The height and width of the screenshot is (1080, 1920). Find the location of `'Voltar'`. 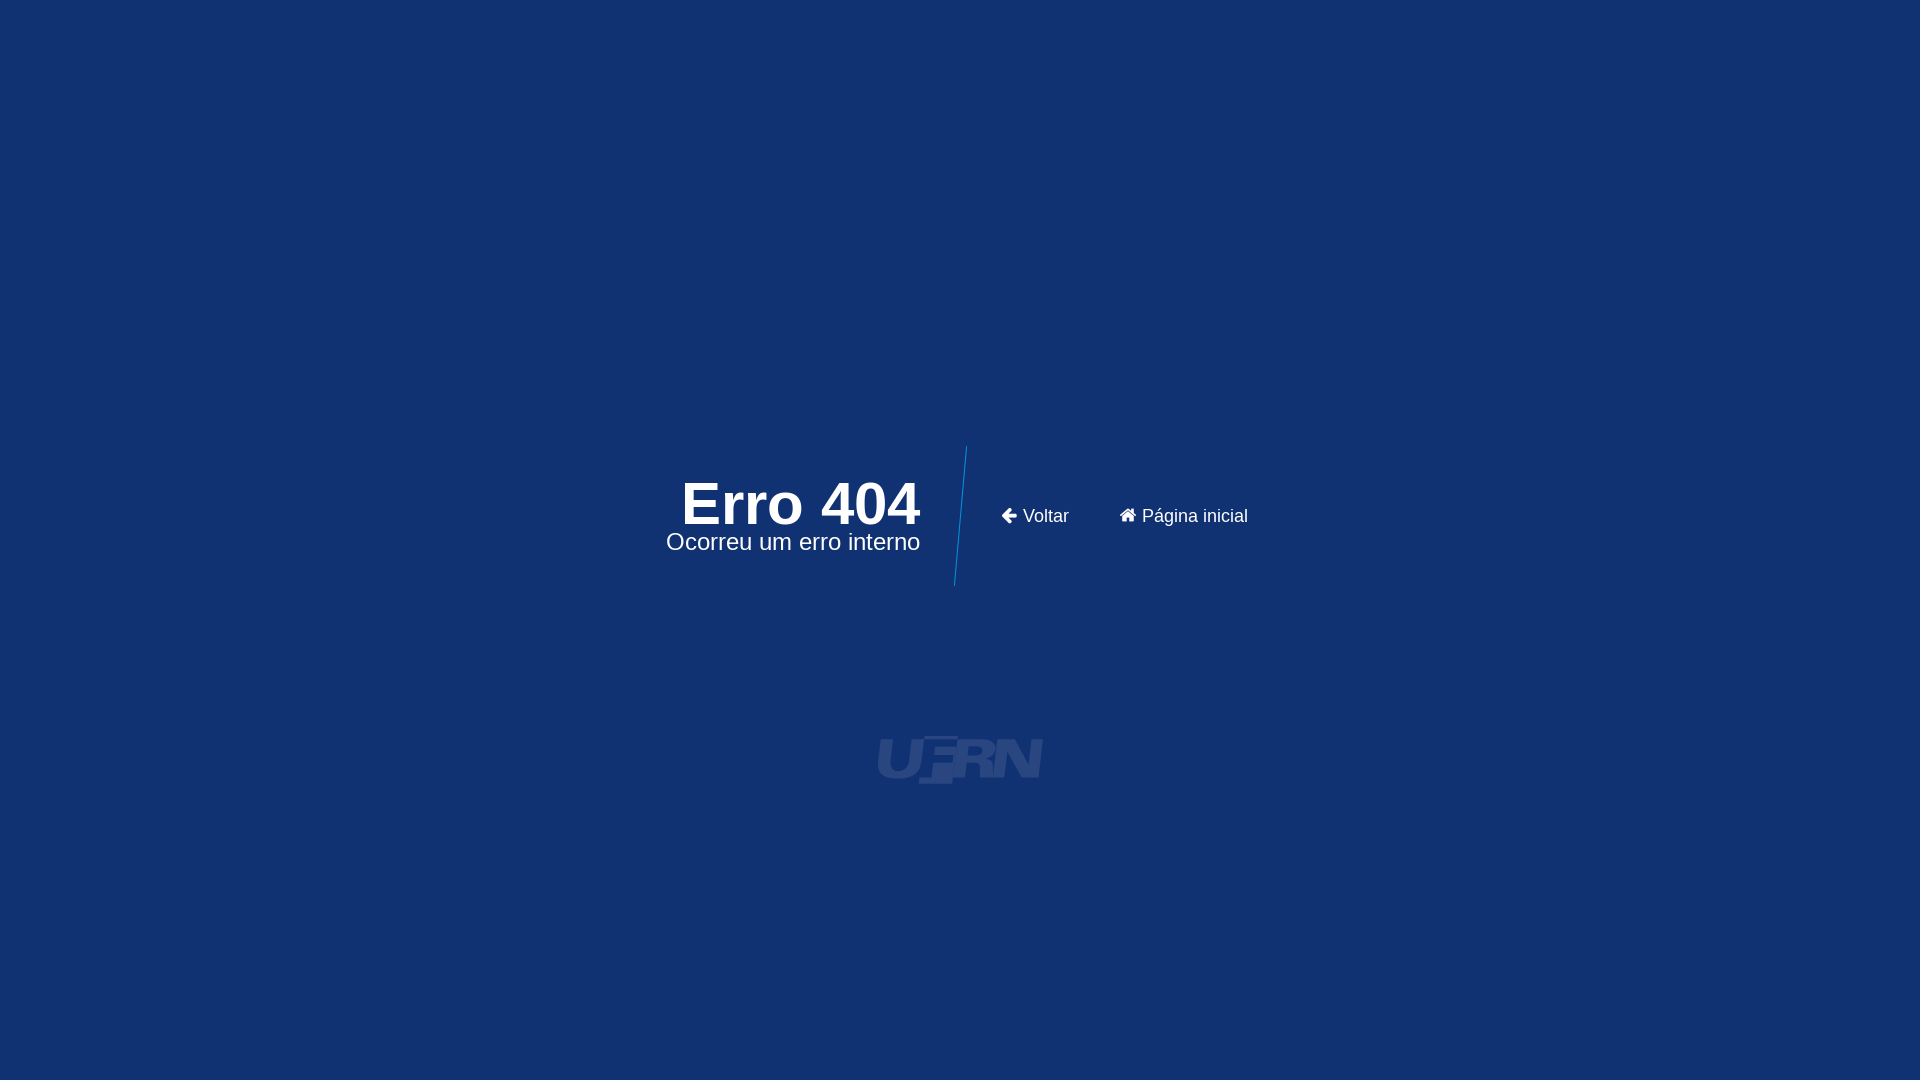

'Voltar' is located at coordinates (1034, 515).